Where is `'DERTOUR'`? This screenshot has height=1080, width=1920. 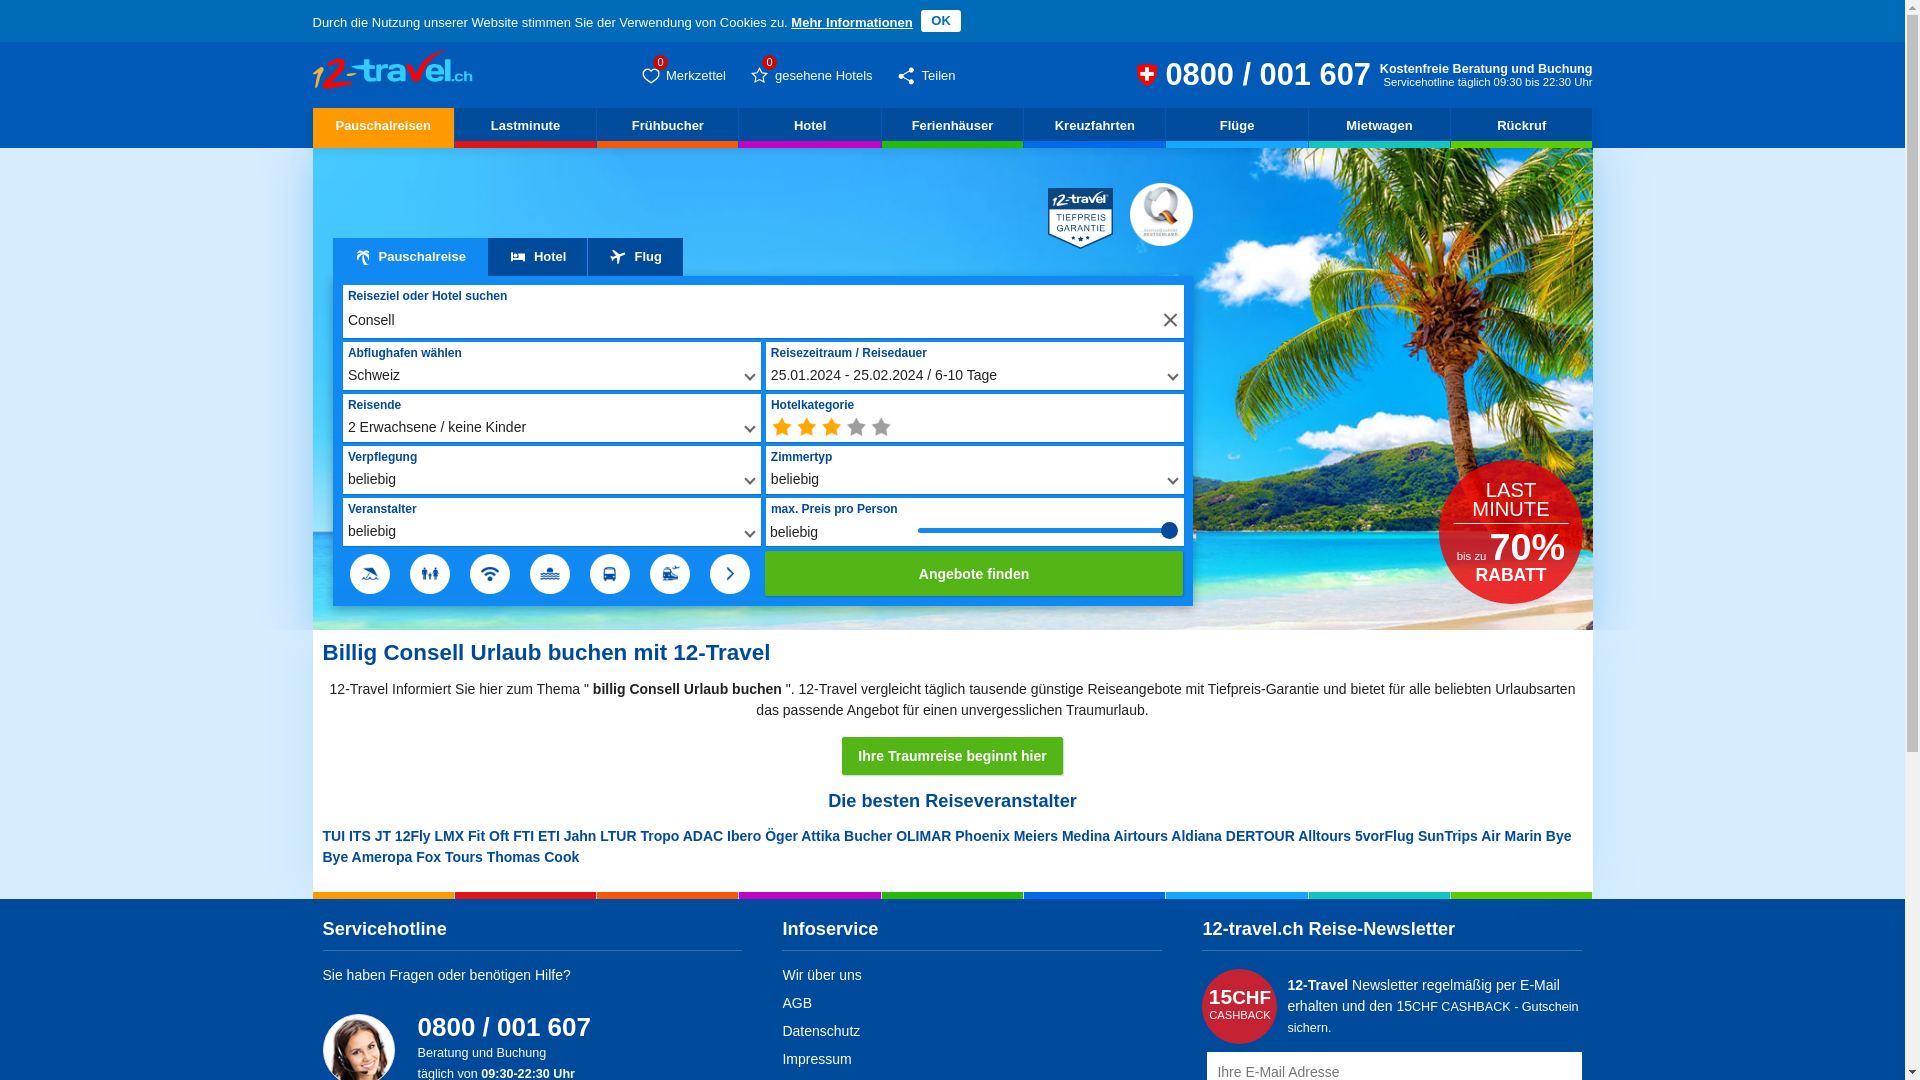
'DERTOUR' is located at coordinates (1259, 836).